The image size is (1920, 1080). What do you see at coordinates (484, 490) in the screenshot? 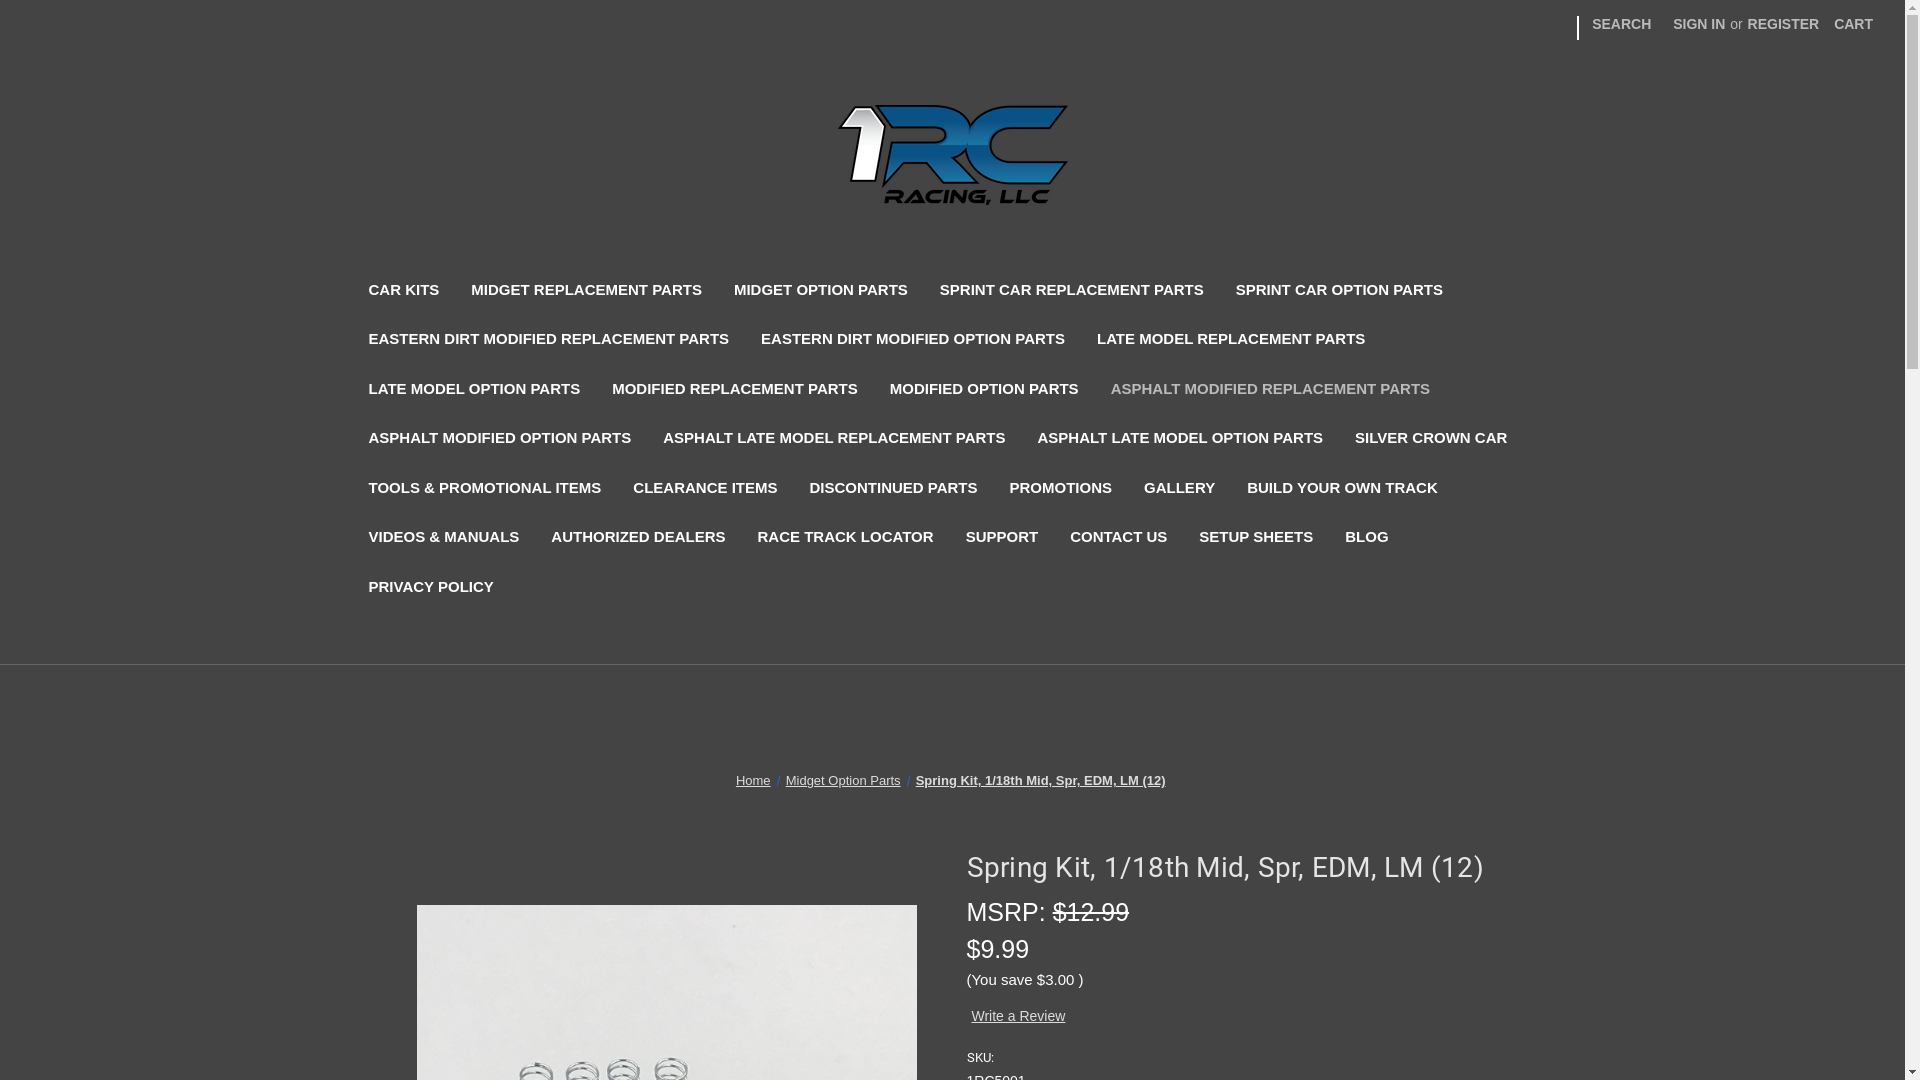
I see `'TOOLS & PROMOTIONAL ITEMS'` at bounding box center [484, 490].